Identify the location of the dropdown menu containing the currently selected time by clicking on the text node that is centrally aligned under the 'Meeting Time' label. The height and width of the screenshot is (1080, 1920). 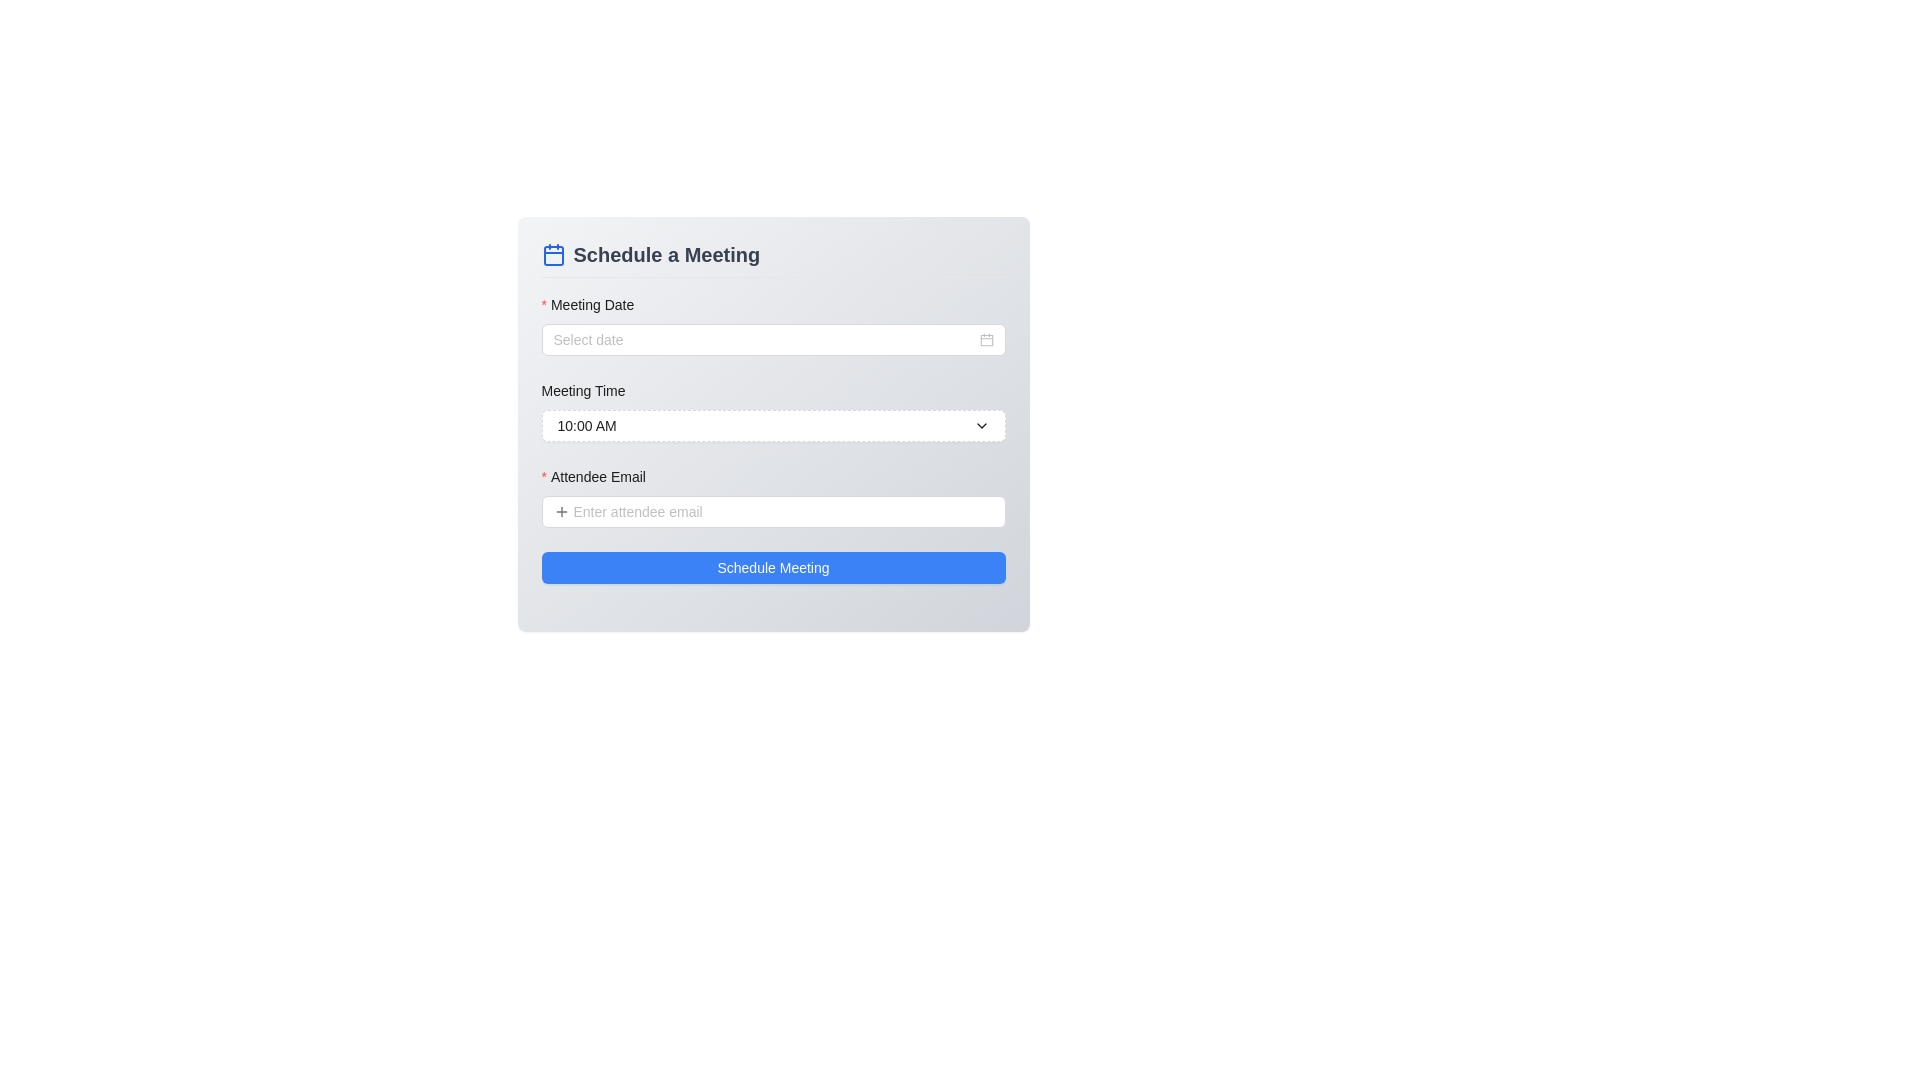
(586, 424).